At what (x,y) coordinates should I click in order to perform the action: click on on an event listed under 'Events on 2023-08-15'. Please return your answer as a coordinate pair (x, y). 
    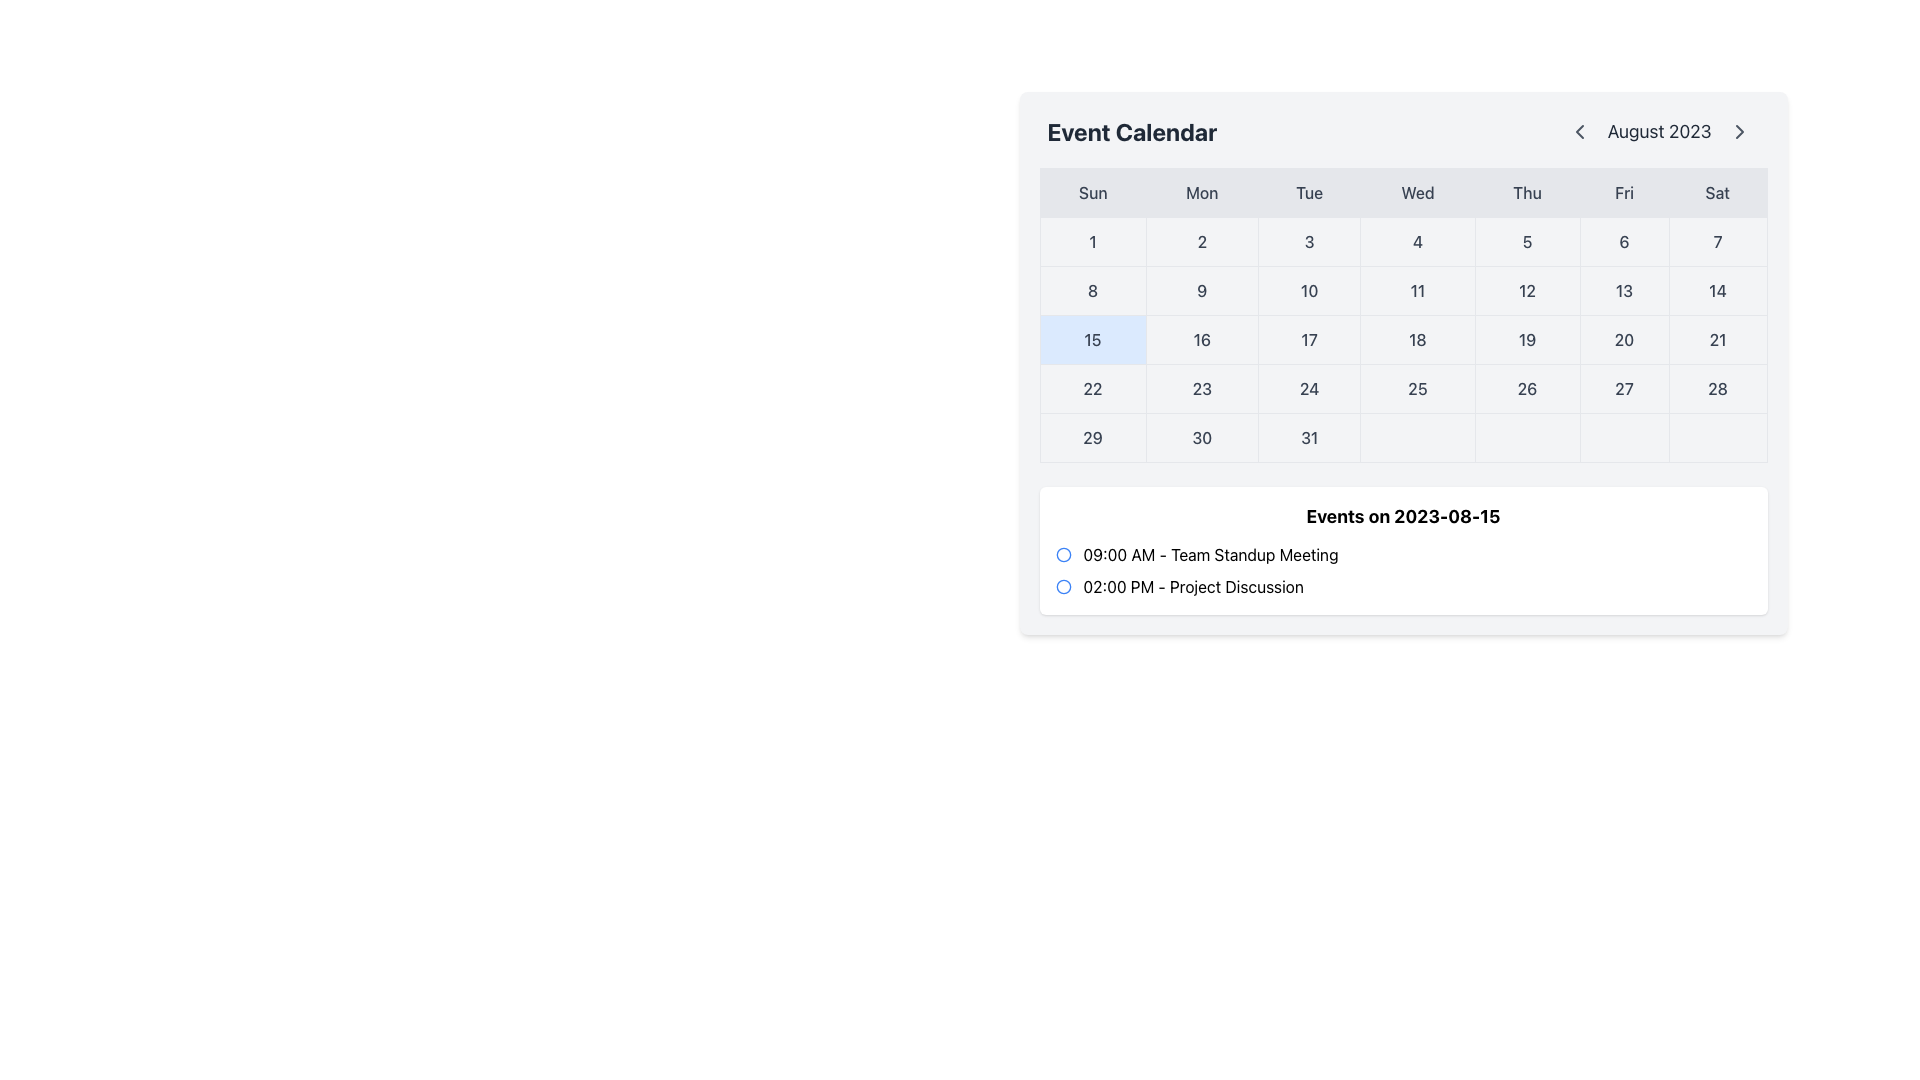
    Looking at the image, I should click on (1402, 570).